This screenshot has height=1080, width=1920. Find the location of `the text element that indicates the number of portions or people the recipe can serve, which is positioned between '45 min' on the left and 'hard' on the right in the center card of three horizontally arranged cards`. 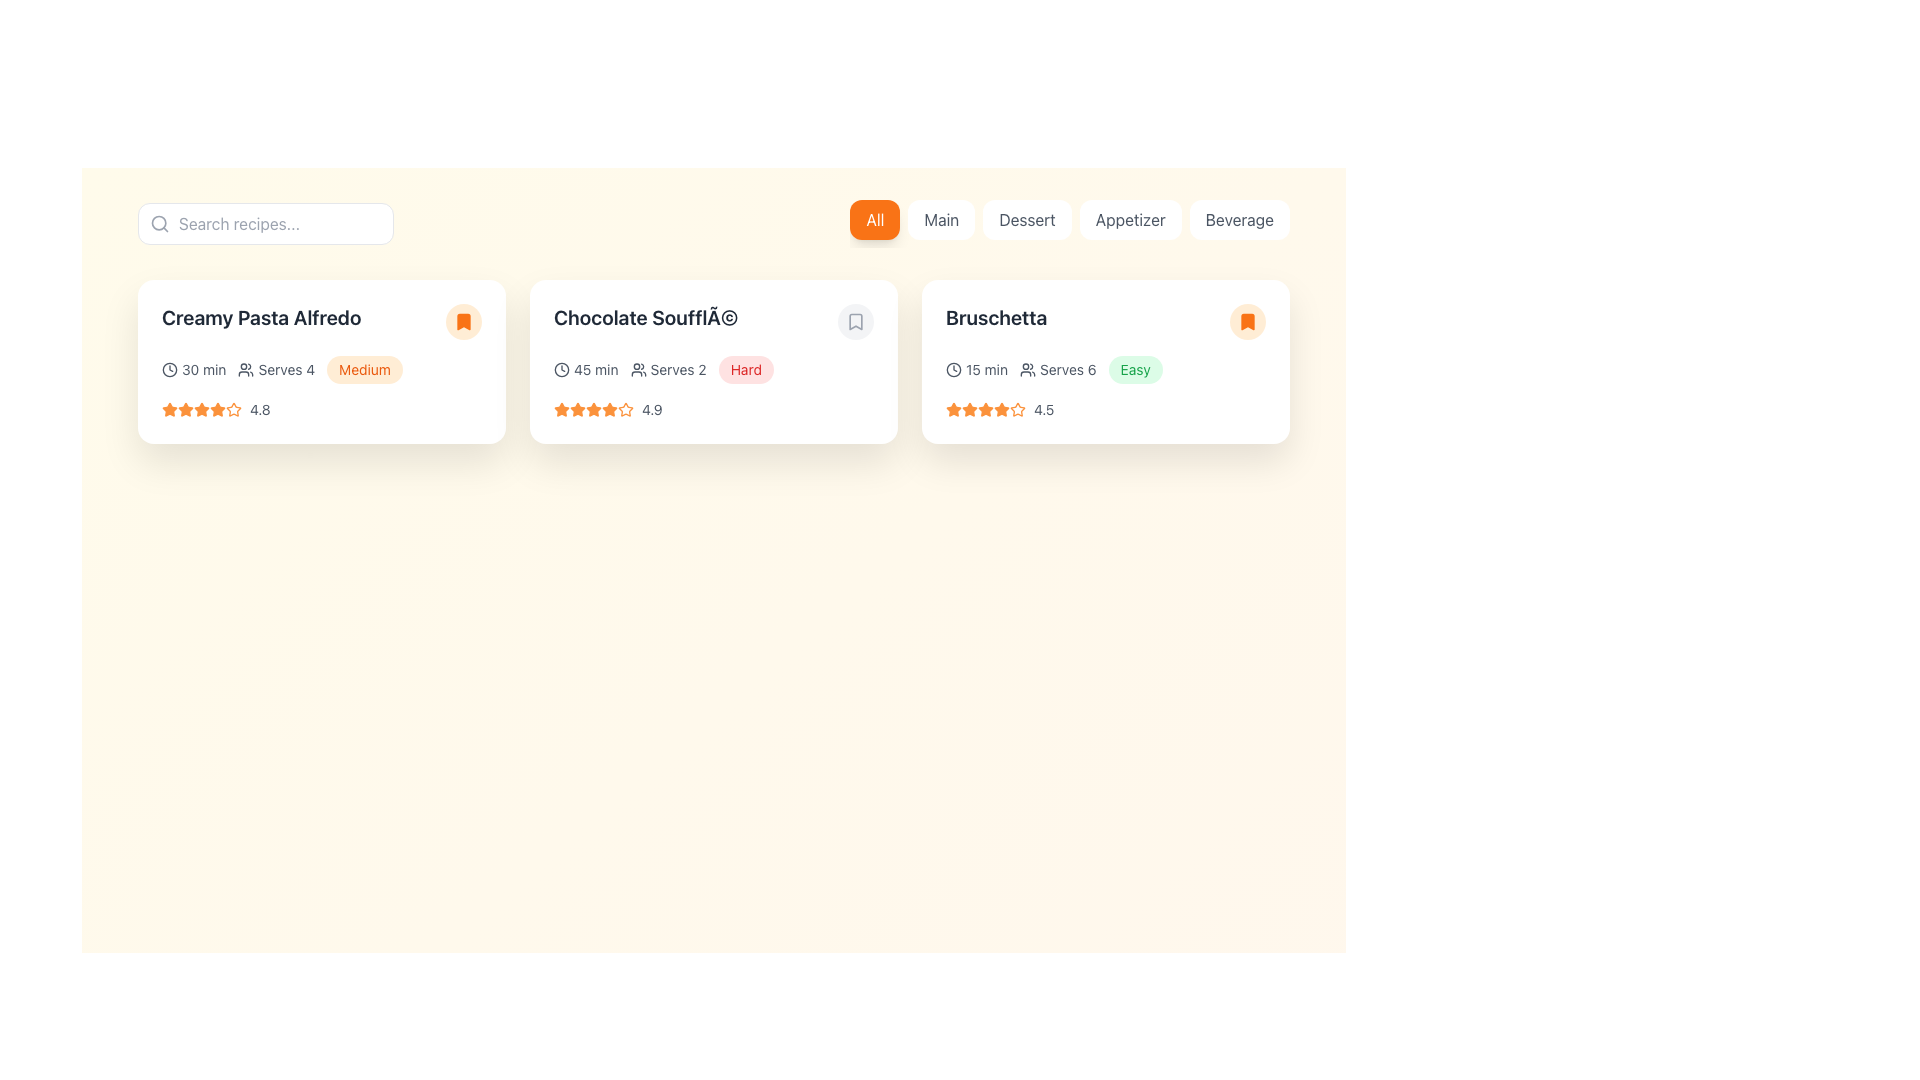

the text element that indicates the number of portions or people the recipe can serve, which is positioned between '45 min' on the left and 'hard' on the right in the center card of three horizontally arranged cards is located at coordinates (668, 370).